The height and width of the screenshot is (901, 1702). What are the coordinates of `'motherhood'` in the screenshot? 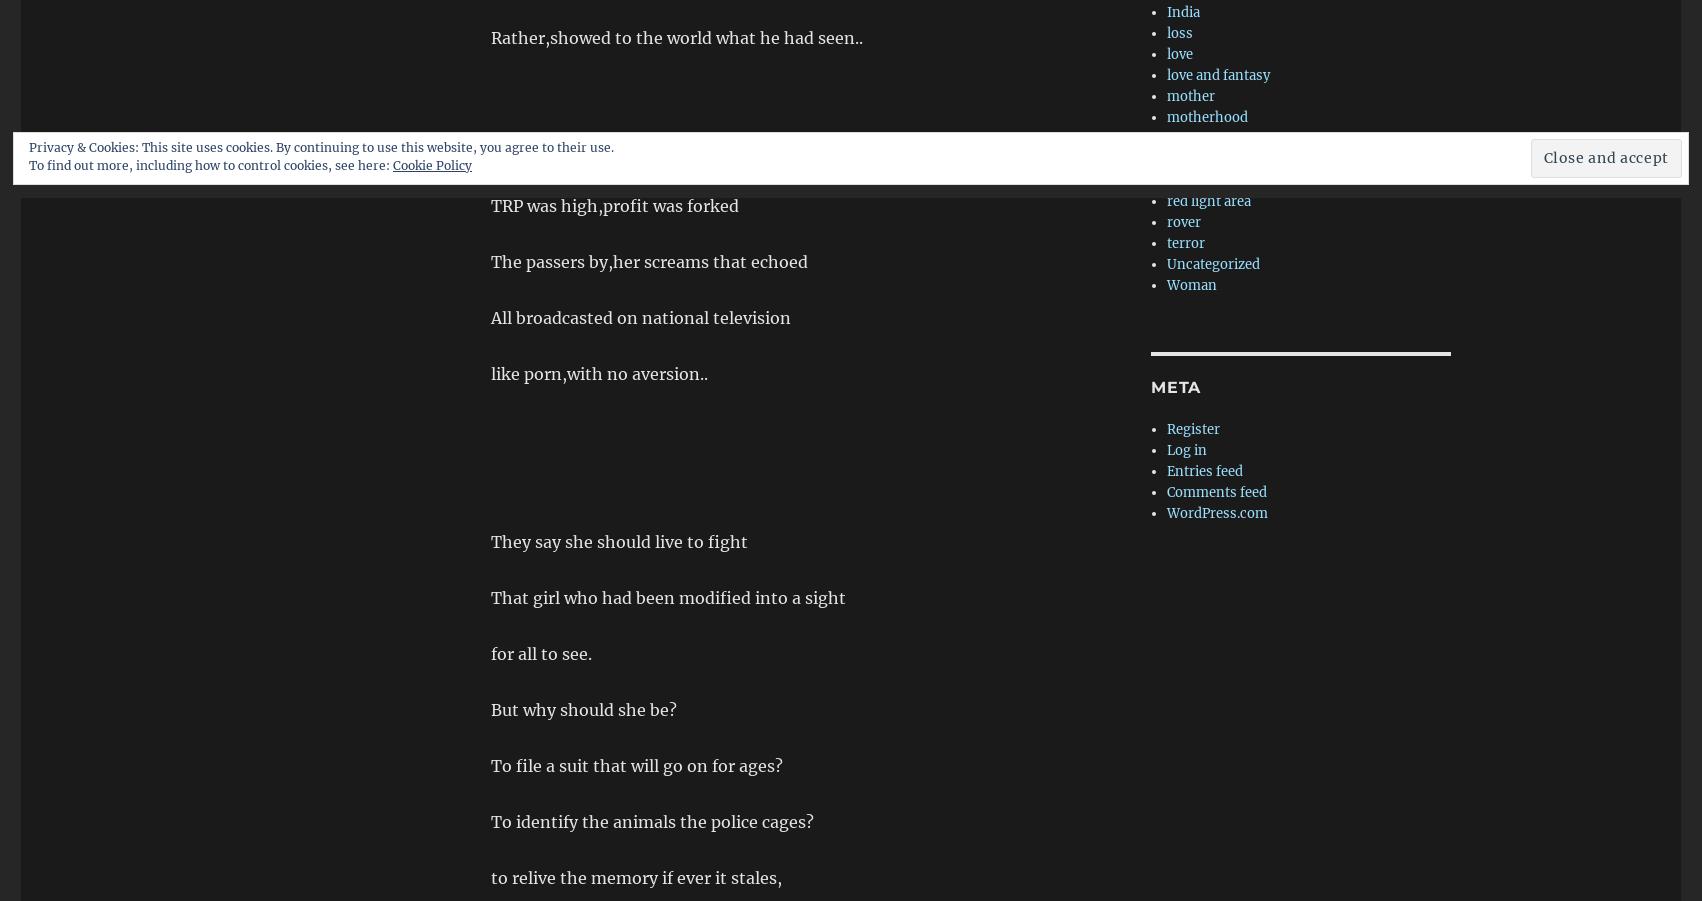 It's located at (1207, 117).